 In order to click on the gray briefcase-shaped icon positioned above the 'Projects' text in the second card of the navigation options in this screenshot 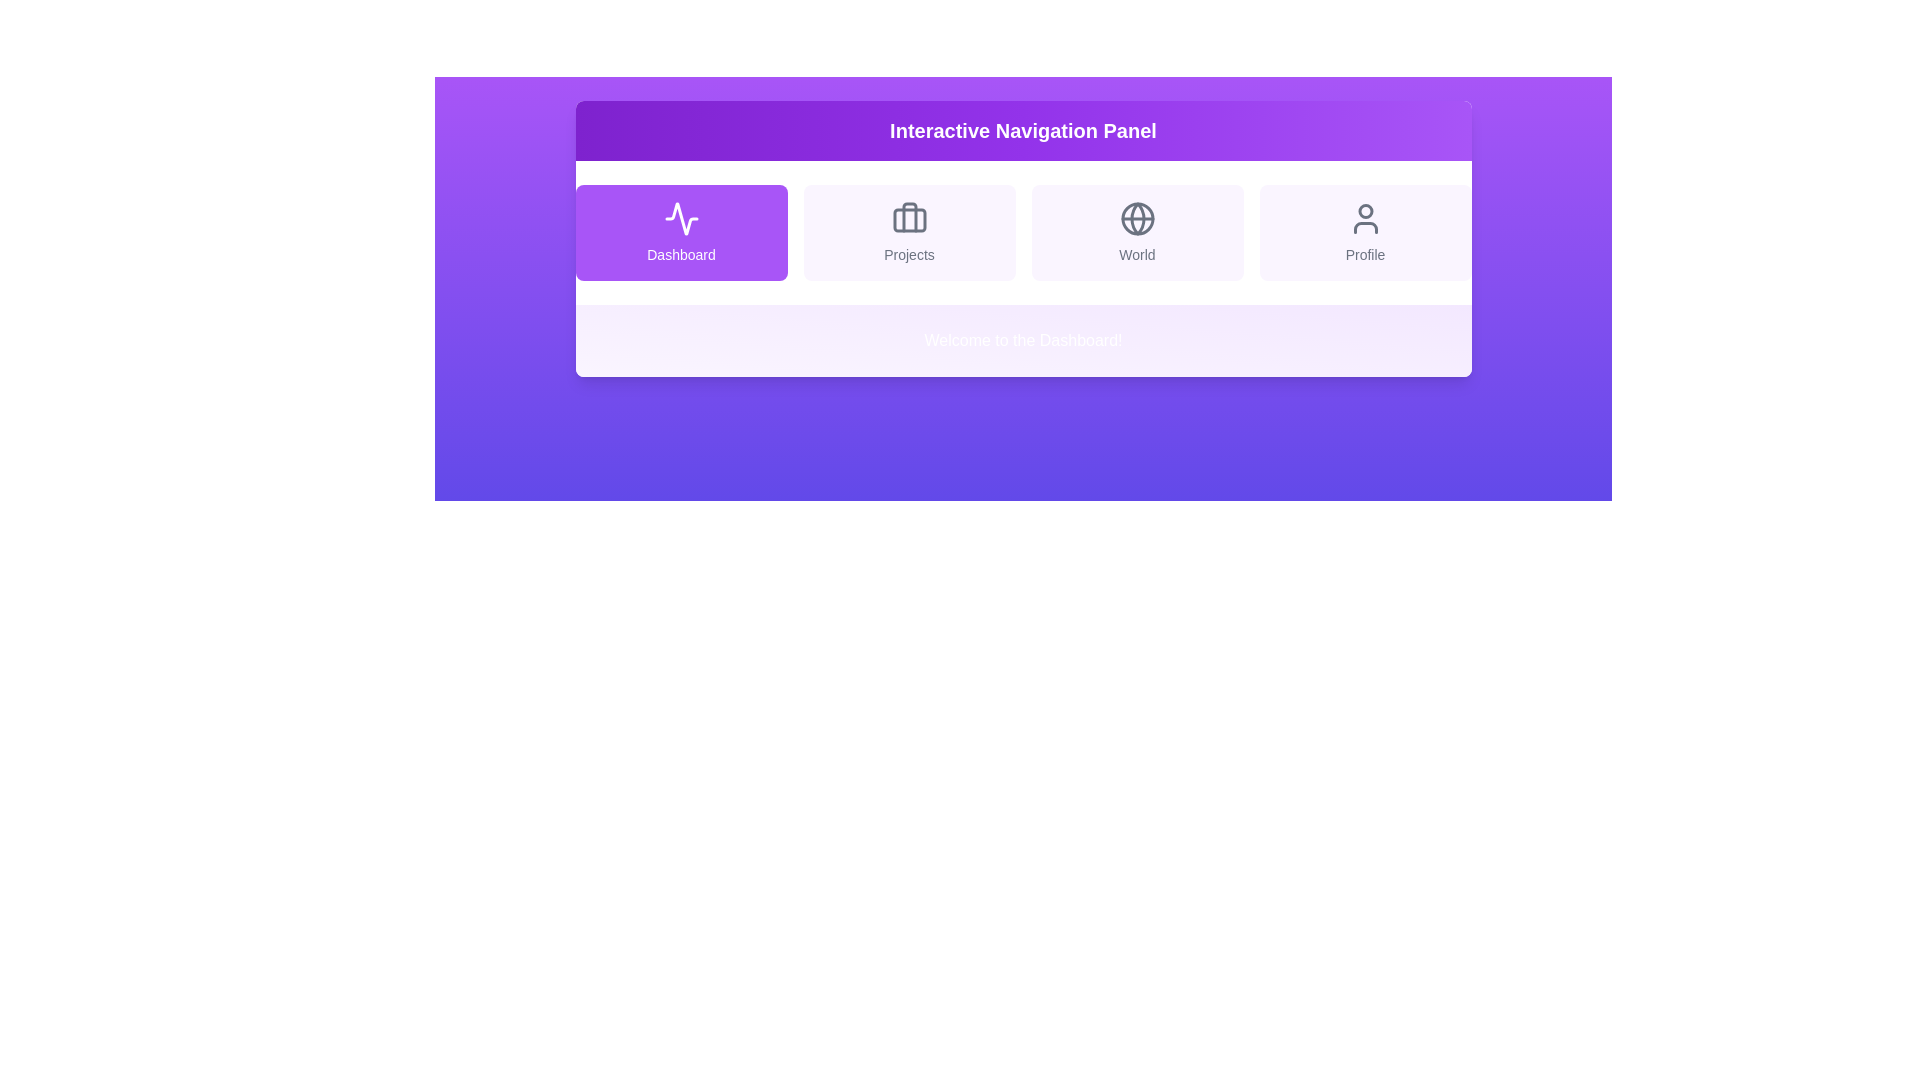, I will do `click(908, 219)`.